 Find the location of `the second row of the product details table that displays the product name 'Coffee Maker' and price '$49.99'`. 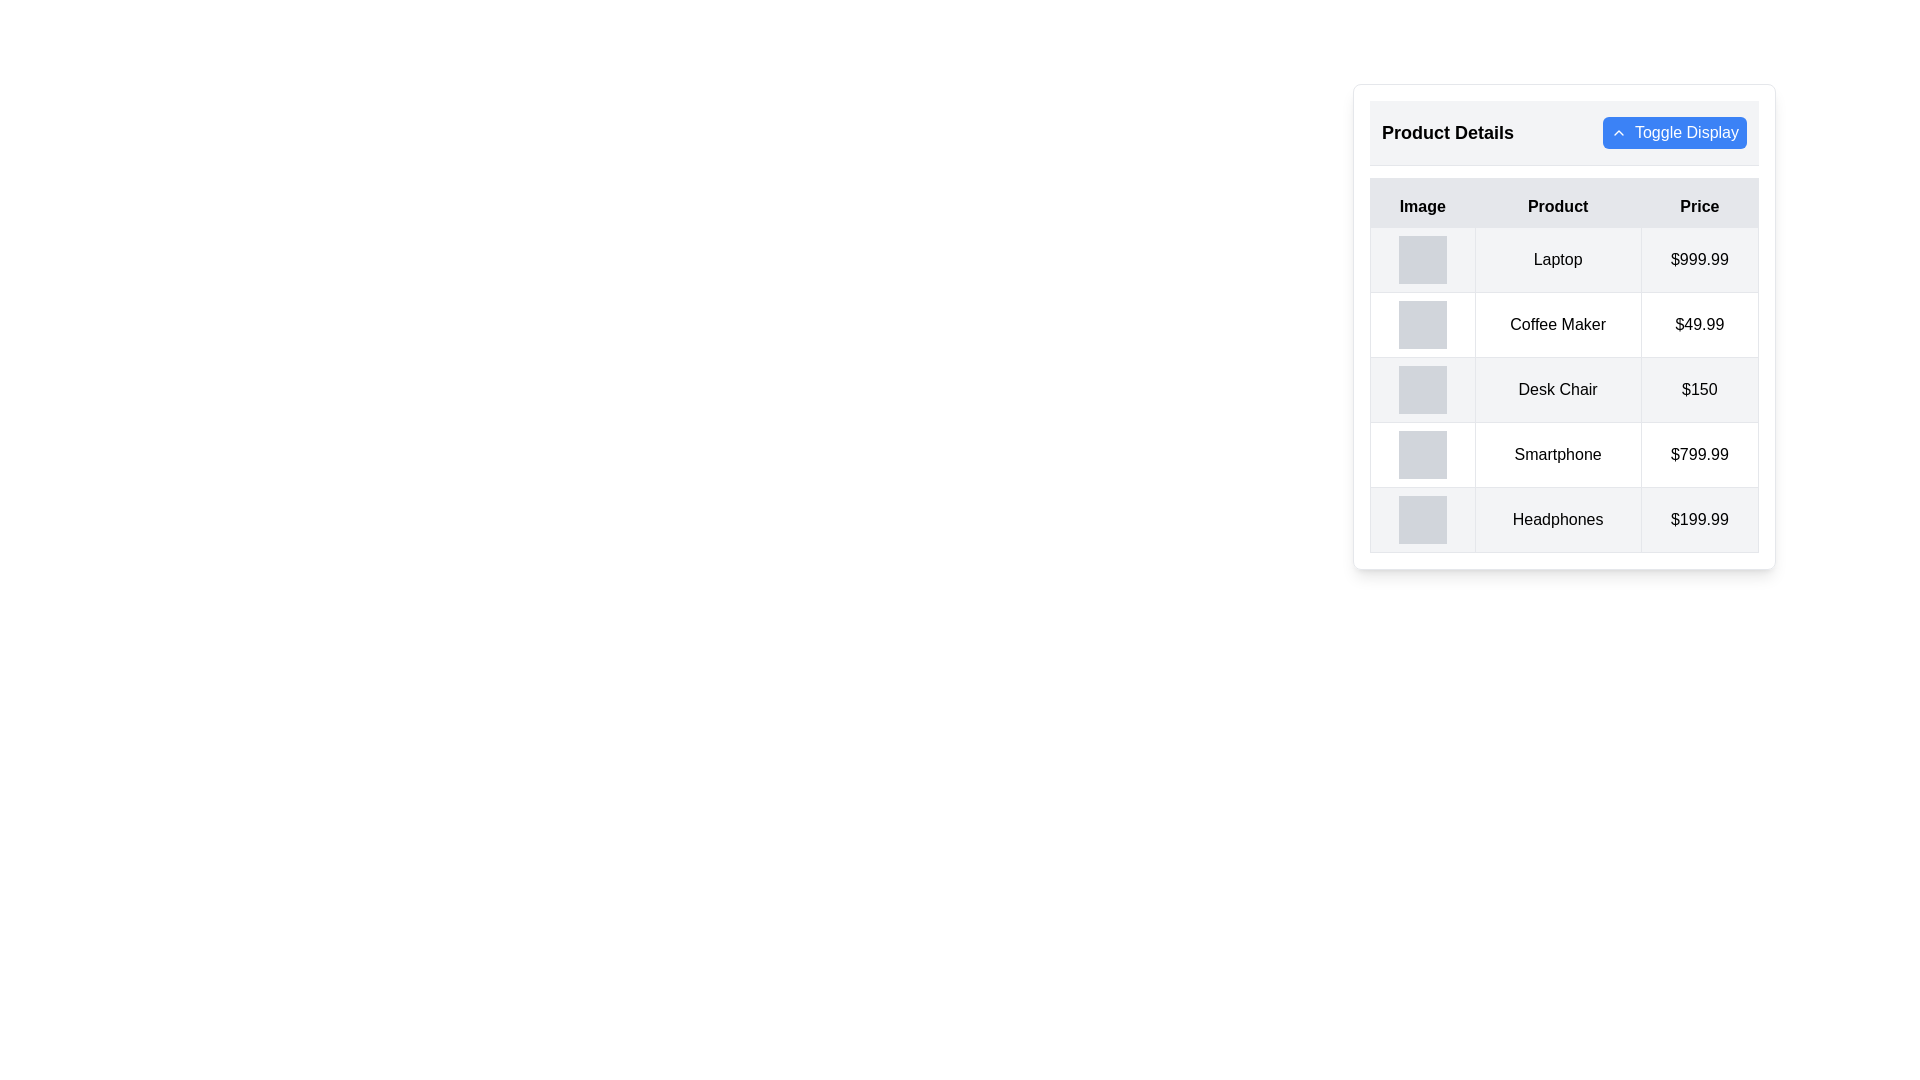

the second row of the product details table that displays the product name 'Coffee Maker' and price '$49.99' is located at coordinates (1563, 323).